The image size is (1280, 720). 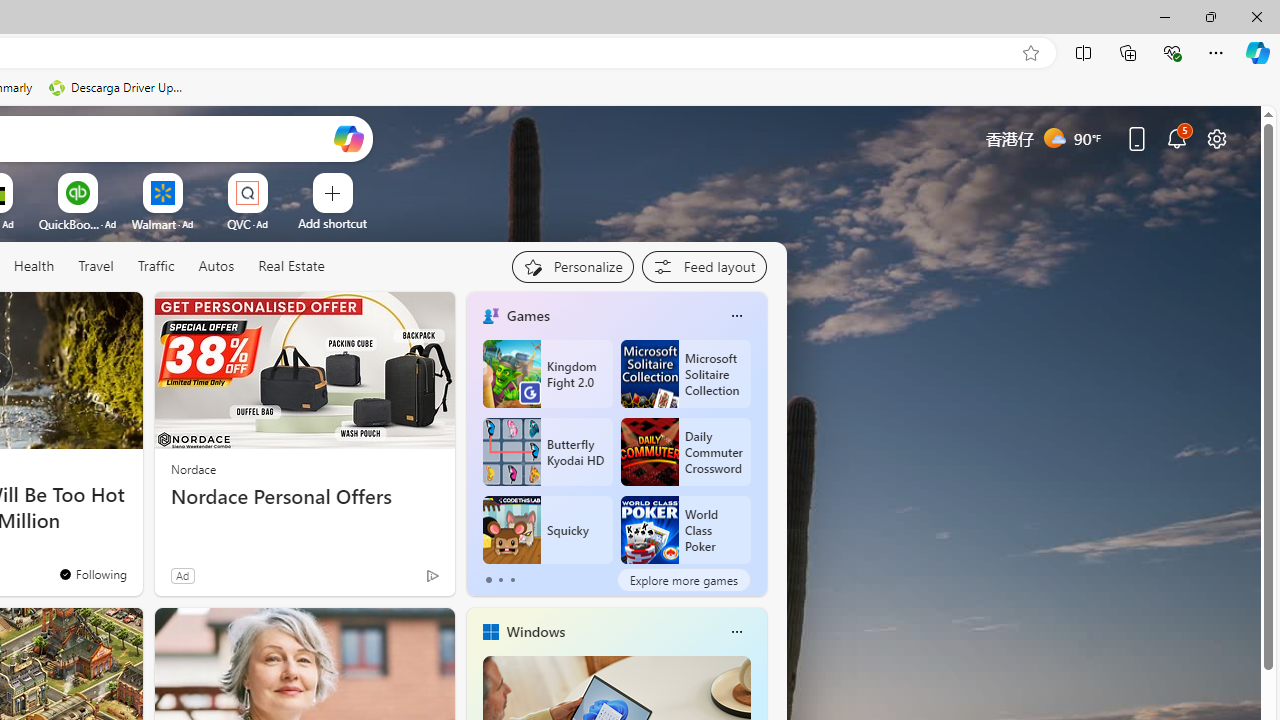 I want to click on 'Descarga Driver Updater', so click(x=117, y=87).